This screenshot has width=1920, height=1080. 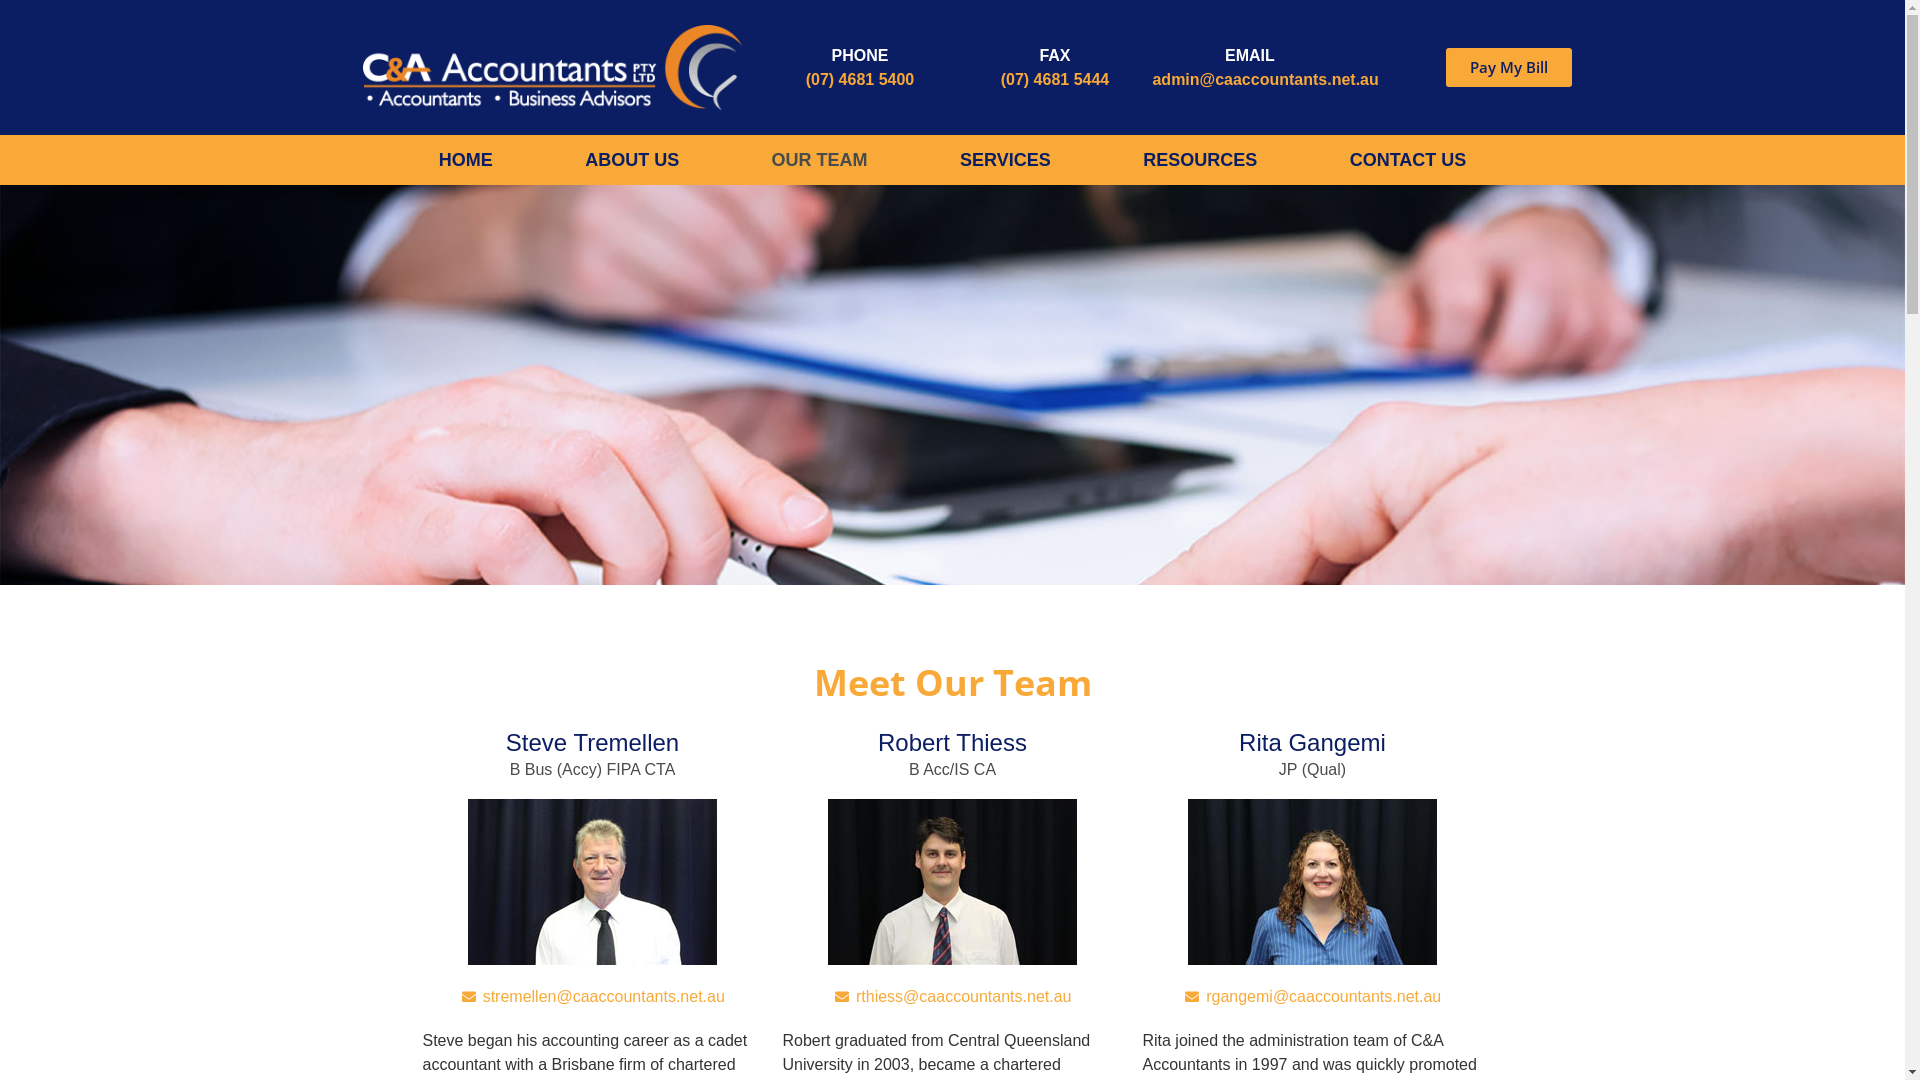 I want to click on 'OUR TEAM', so click(x=819, y=158).